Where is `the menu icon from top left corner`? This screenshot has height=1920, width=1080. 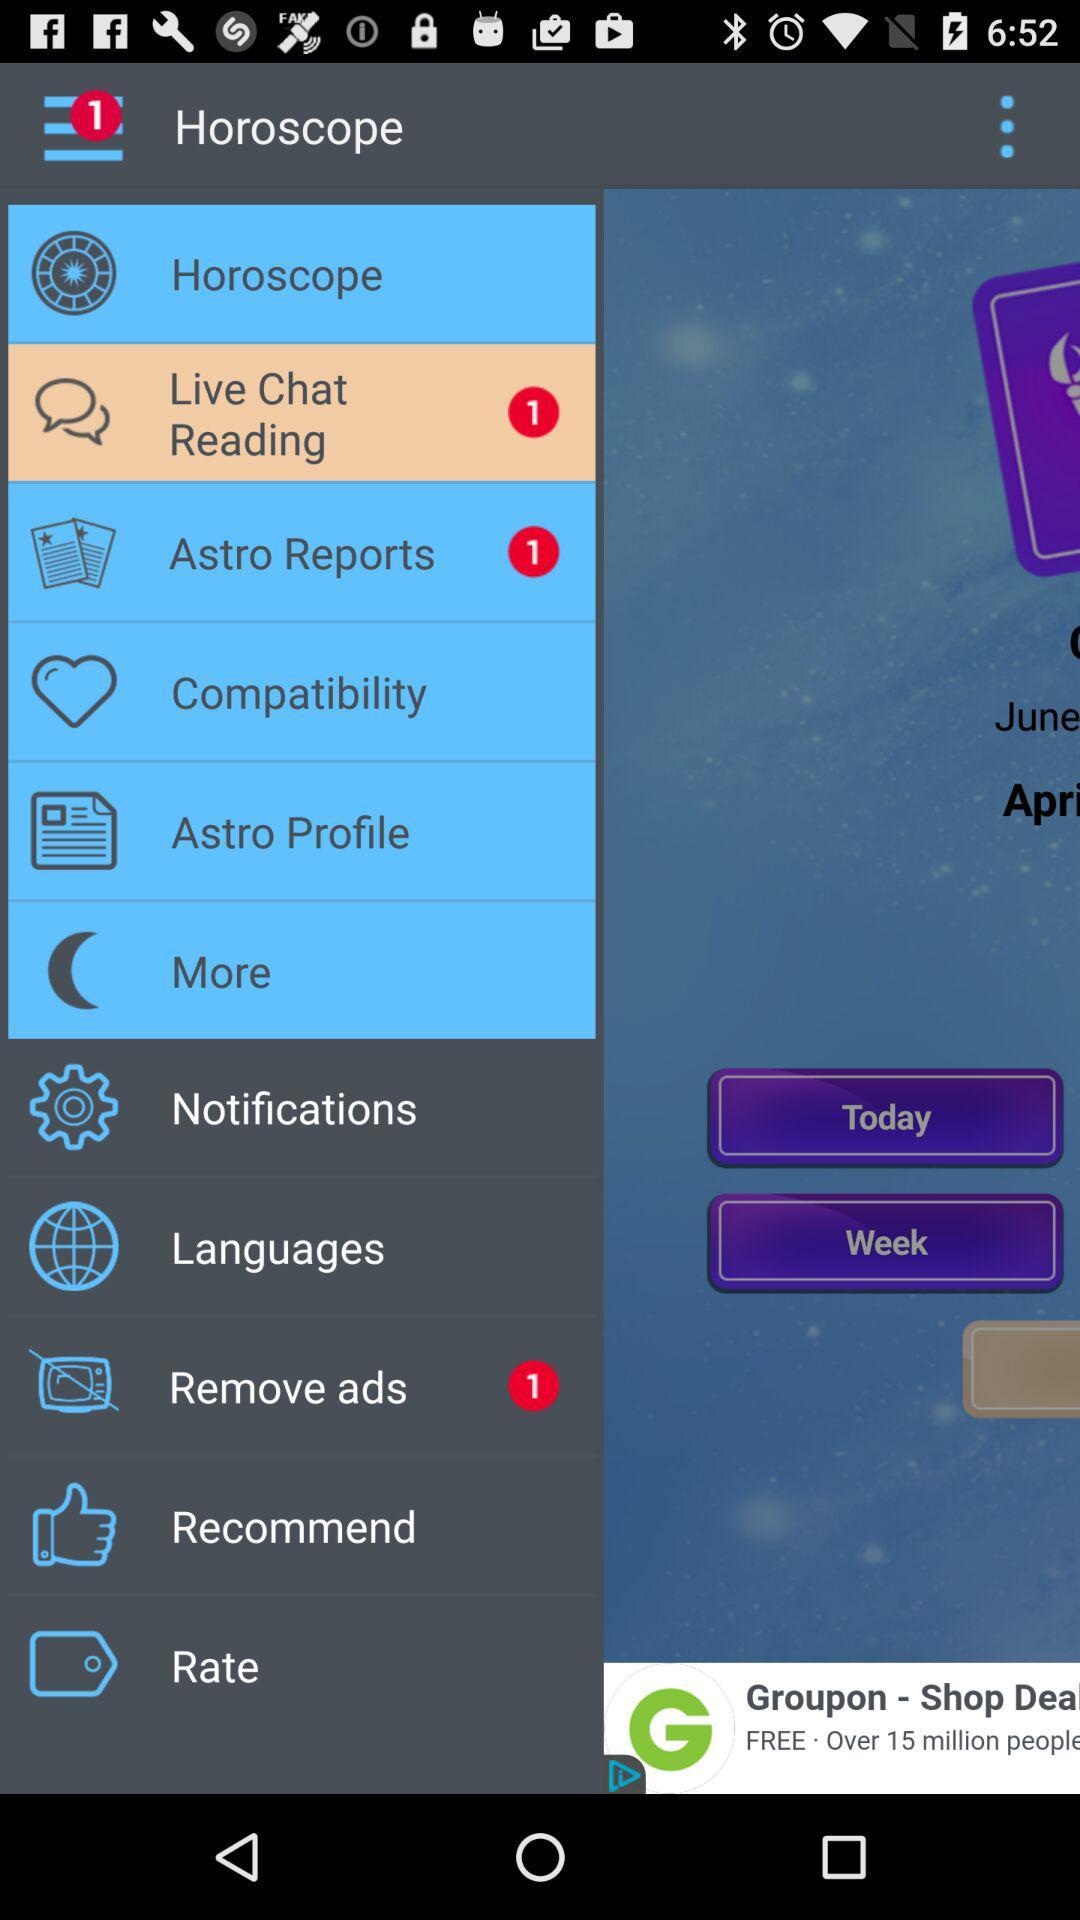 the menu icon from top left corner is located at coordinates (97, 124).